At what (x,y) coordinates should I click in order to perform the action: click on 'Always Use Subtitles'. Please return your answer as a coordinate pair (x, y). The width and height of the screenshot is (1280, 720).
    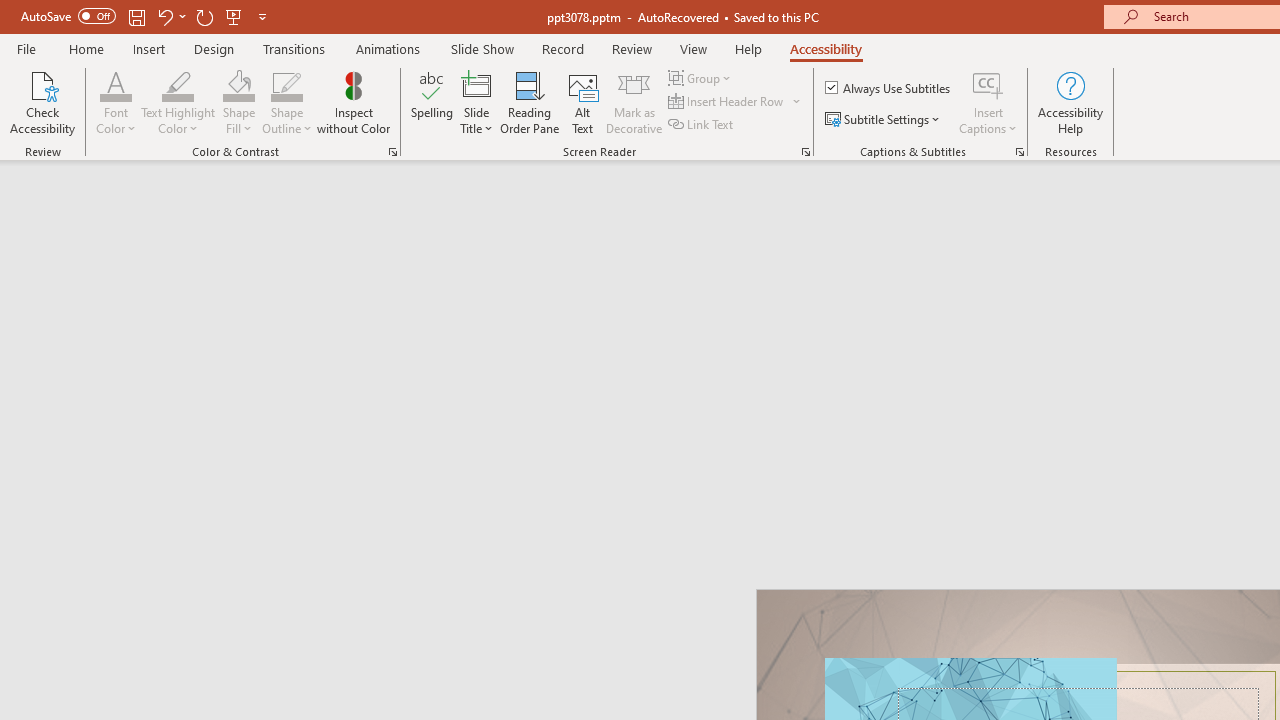
    Looking at the image, I should click on (888, 86).